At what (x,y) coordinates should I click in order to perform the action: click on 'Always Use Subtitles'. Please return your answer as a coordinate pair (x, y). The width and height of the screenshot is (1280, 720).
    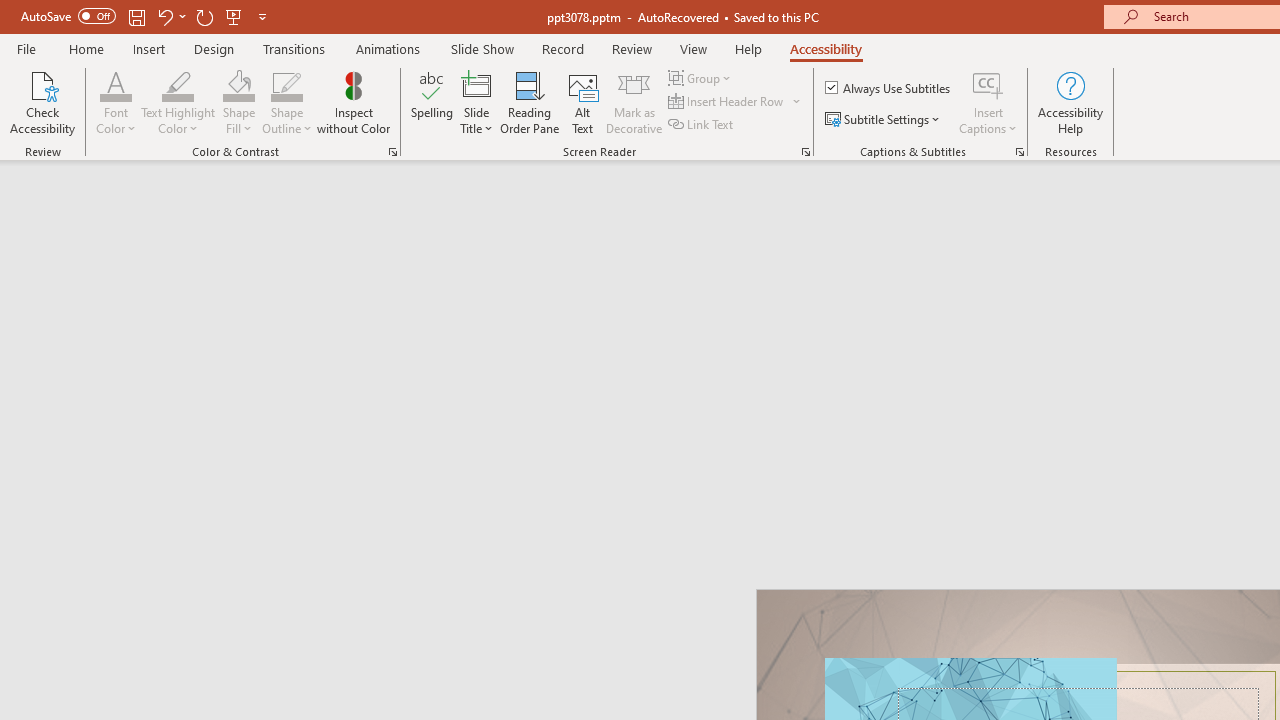
    Looking at the image, I should click on (888, 86).